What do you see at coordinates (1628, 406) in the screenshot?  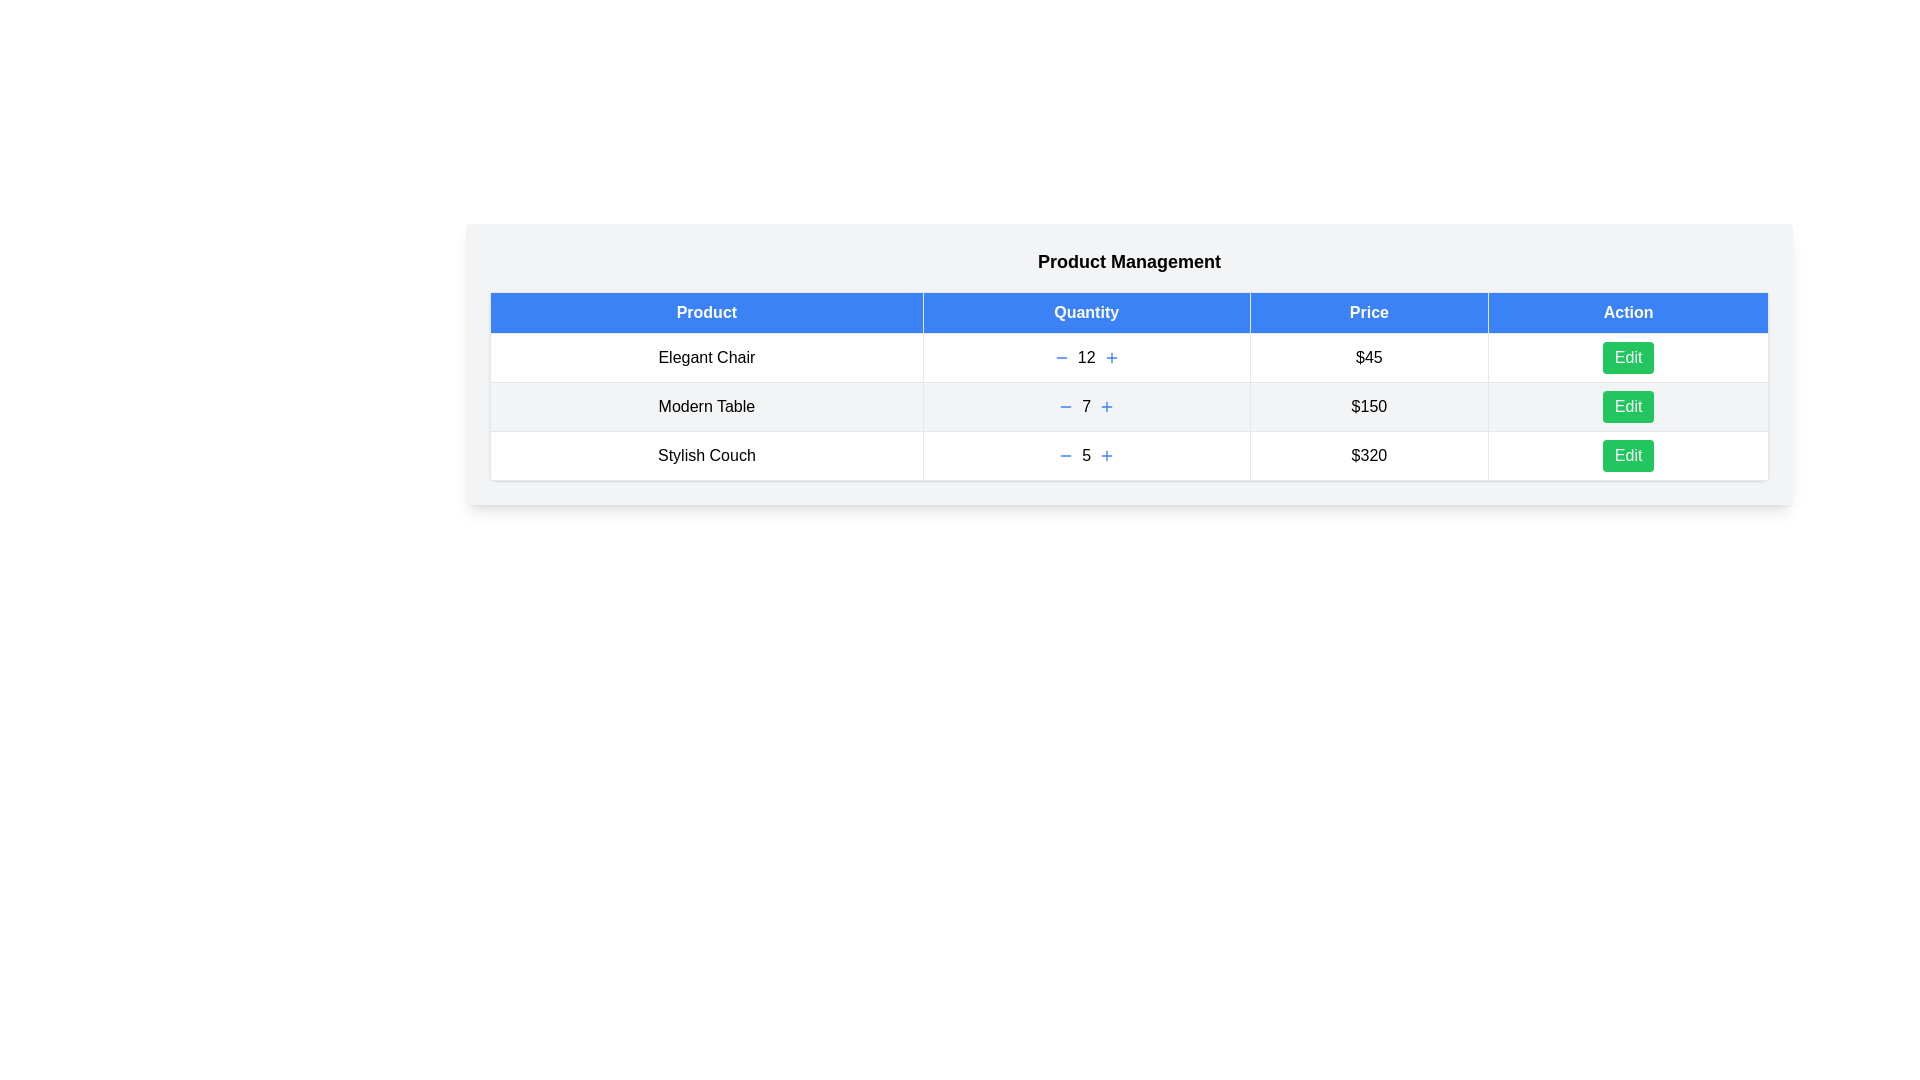 I see `the 'Edit' button for the product with description 'Modern Table'` at bounding box center [1628, 406].